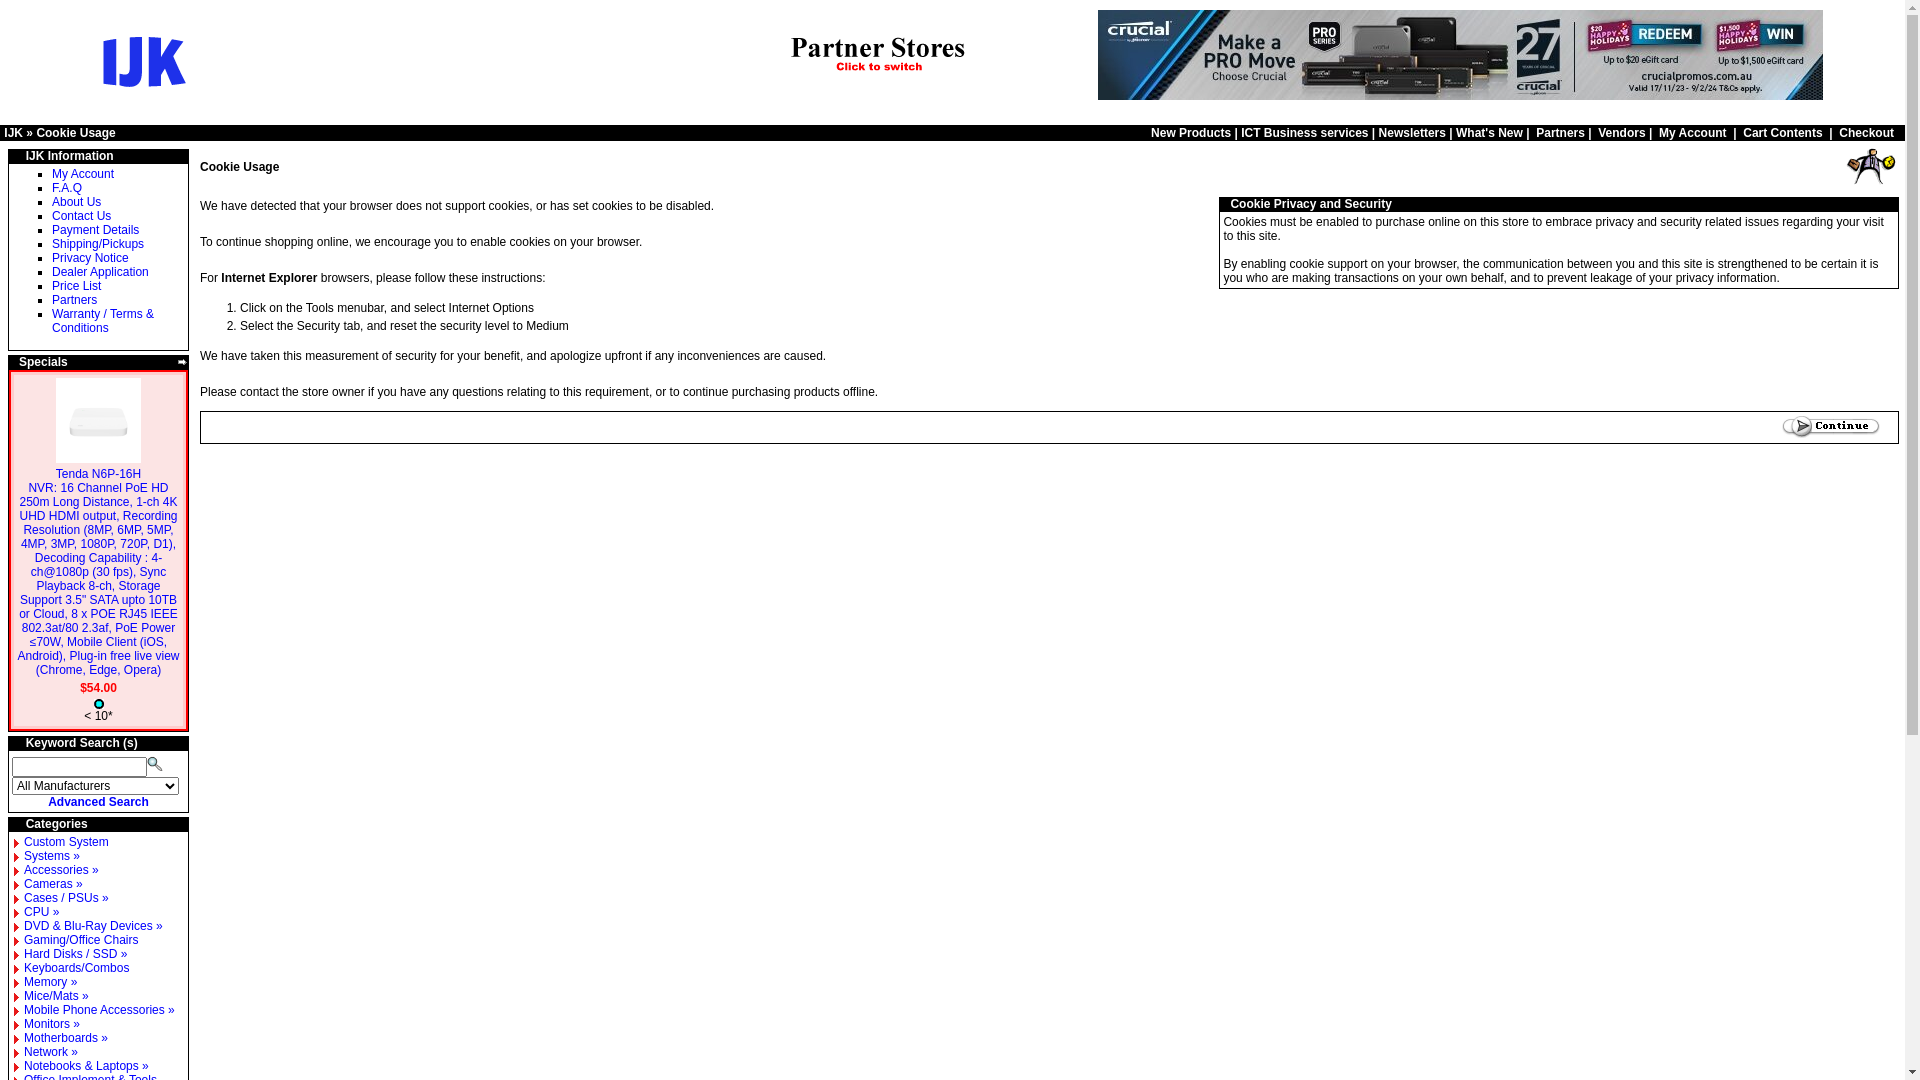  I want to click on 'Privacy Notice', so click(89, 257).